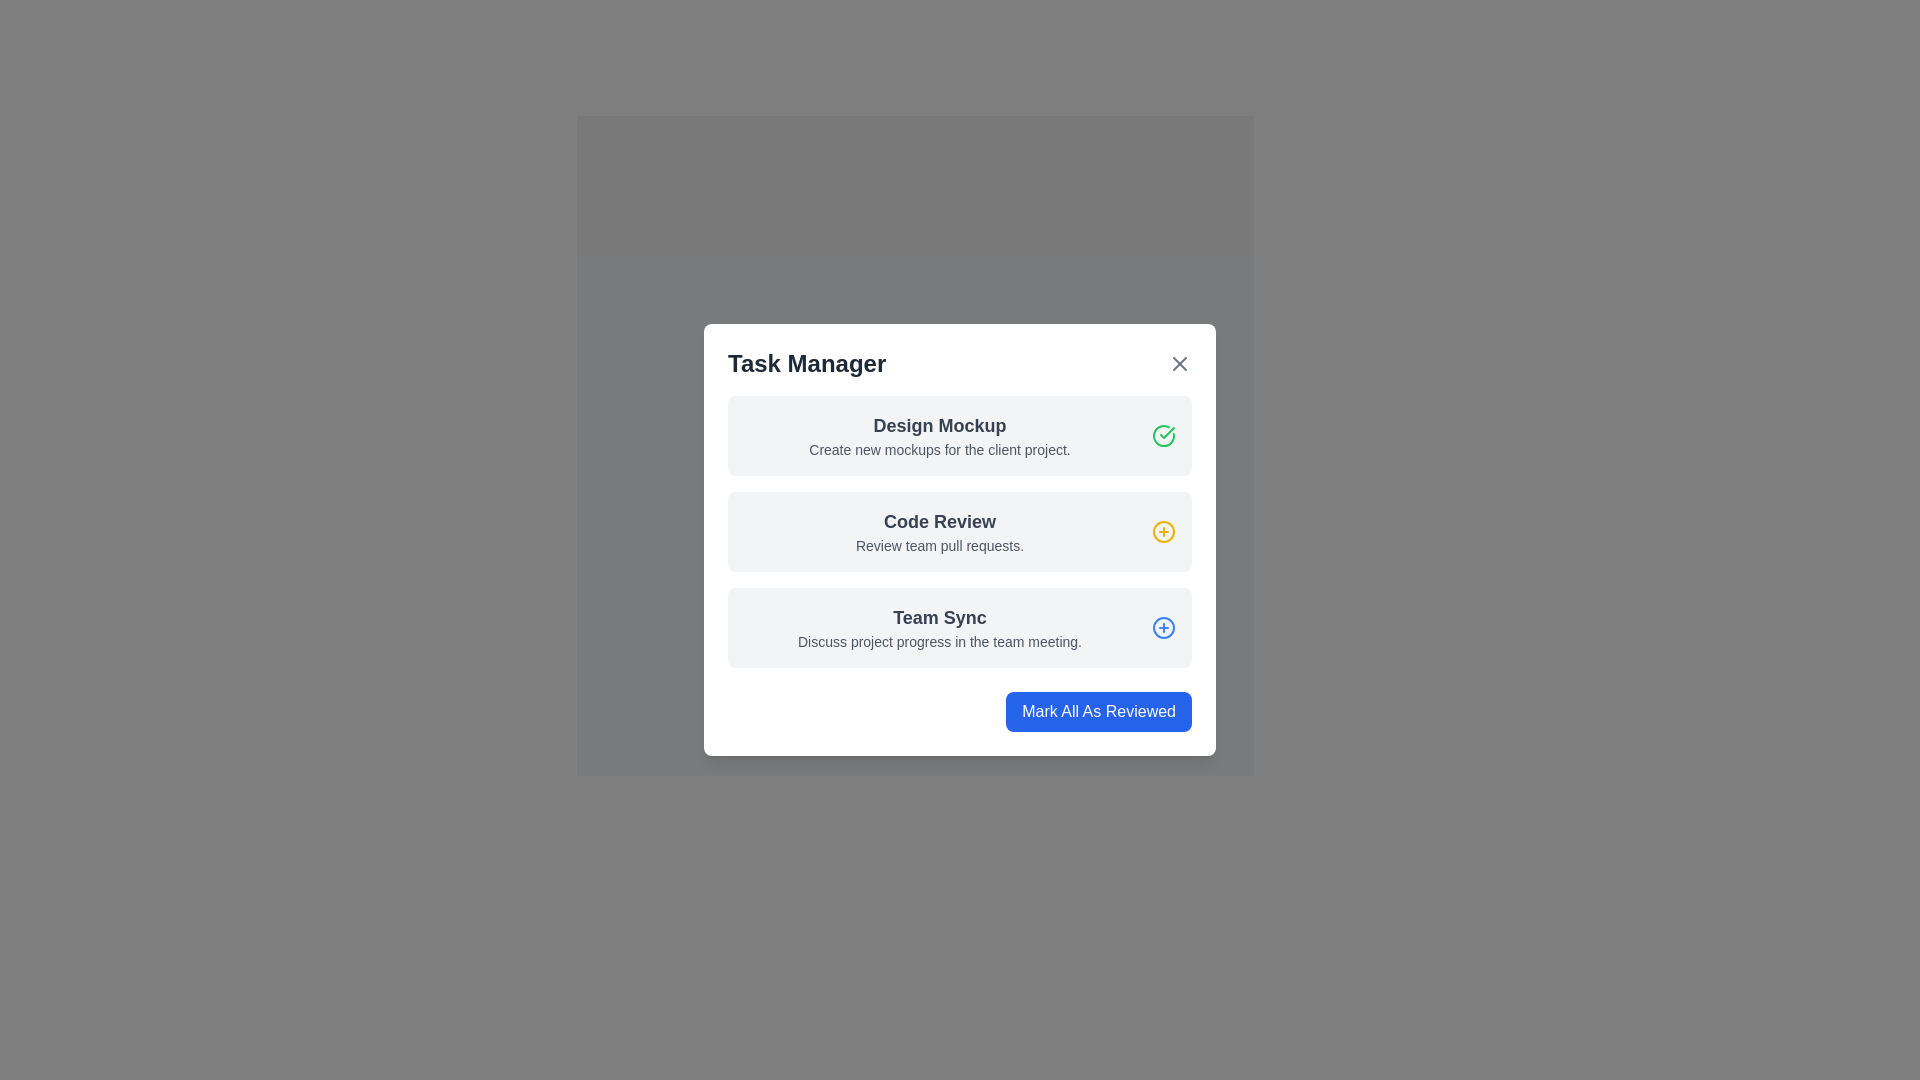 The height and width of the screenshot is (1080, 1920). Describe the element at coordinates (1163, 531) in the screenshot. I see `the icon indicating the 'Code Review' task status, located to the right of the task in the interface` at that location.